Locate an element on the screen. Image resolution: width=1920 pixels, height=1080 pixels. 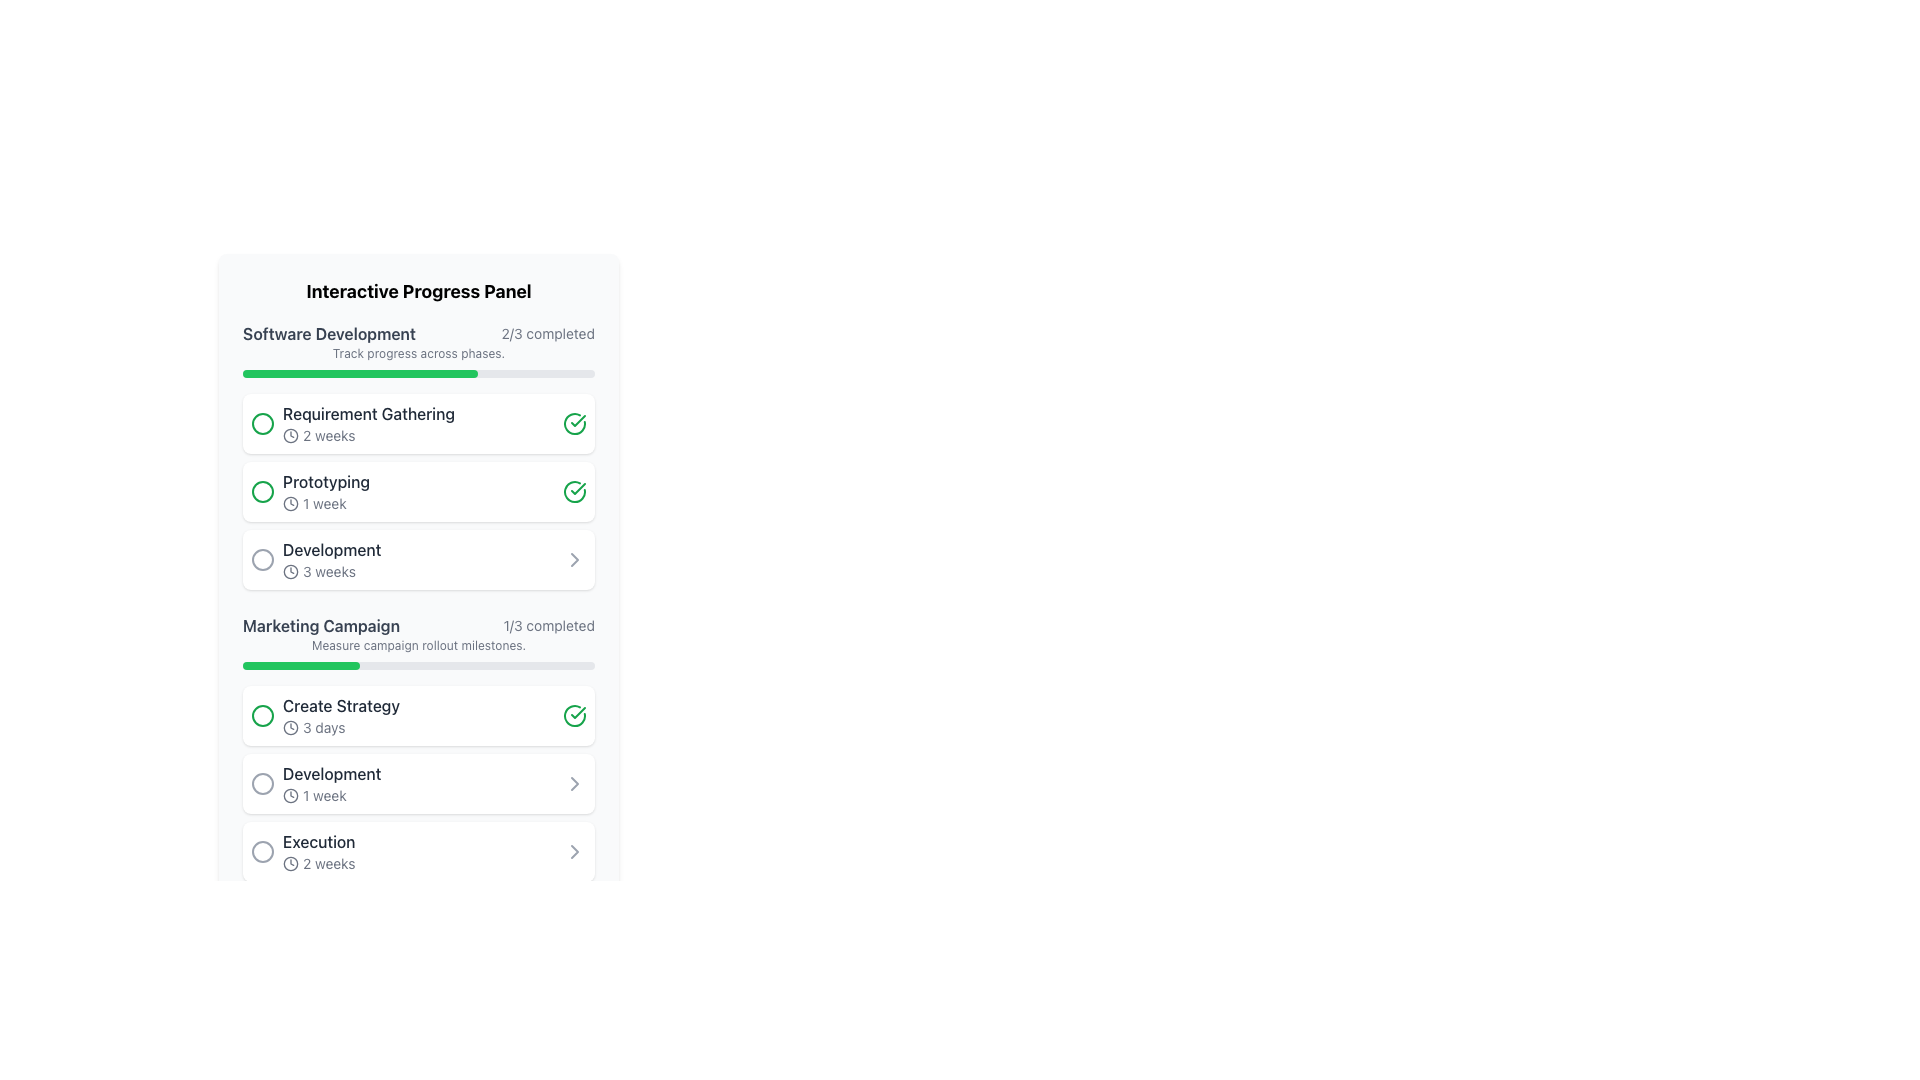
the circular checkbox to the left of the 'Create Strategy' text block to mark the task as completed is located at coordinates (341, 715).